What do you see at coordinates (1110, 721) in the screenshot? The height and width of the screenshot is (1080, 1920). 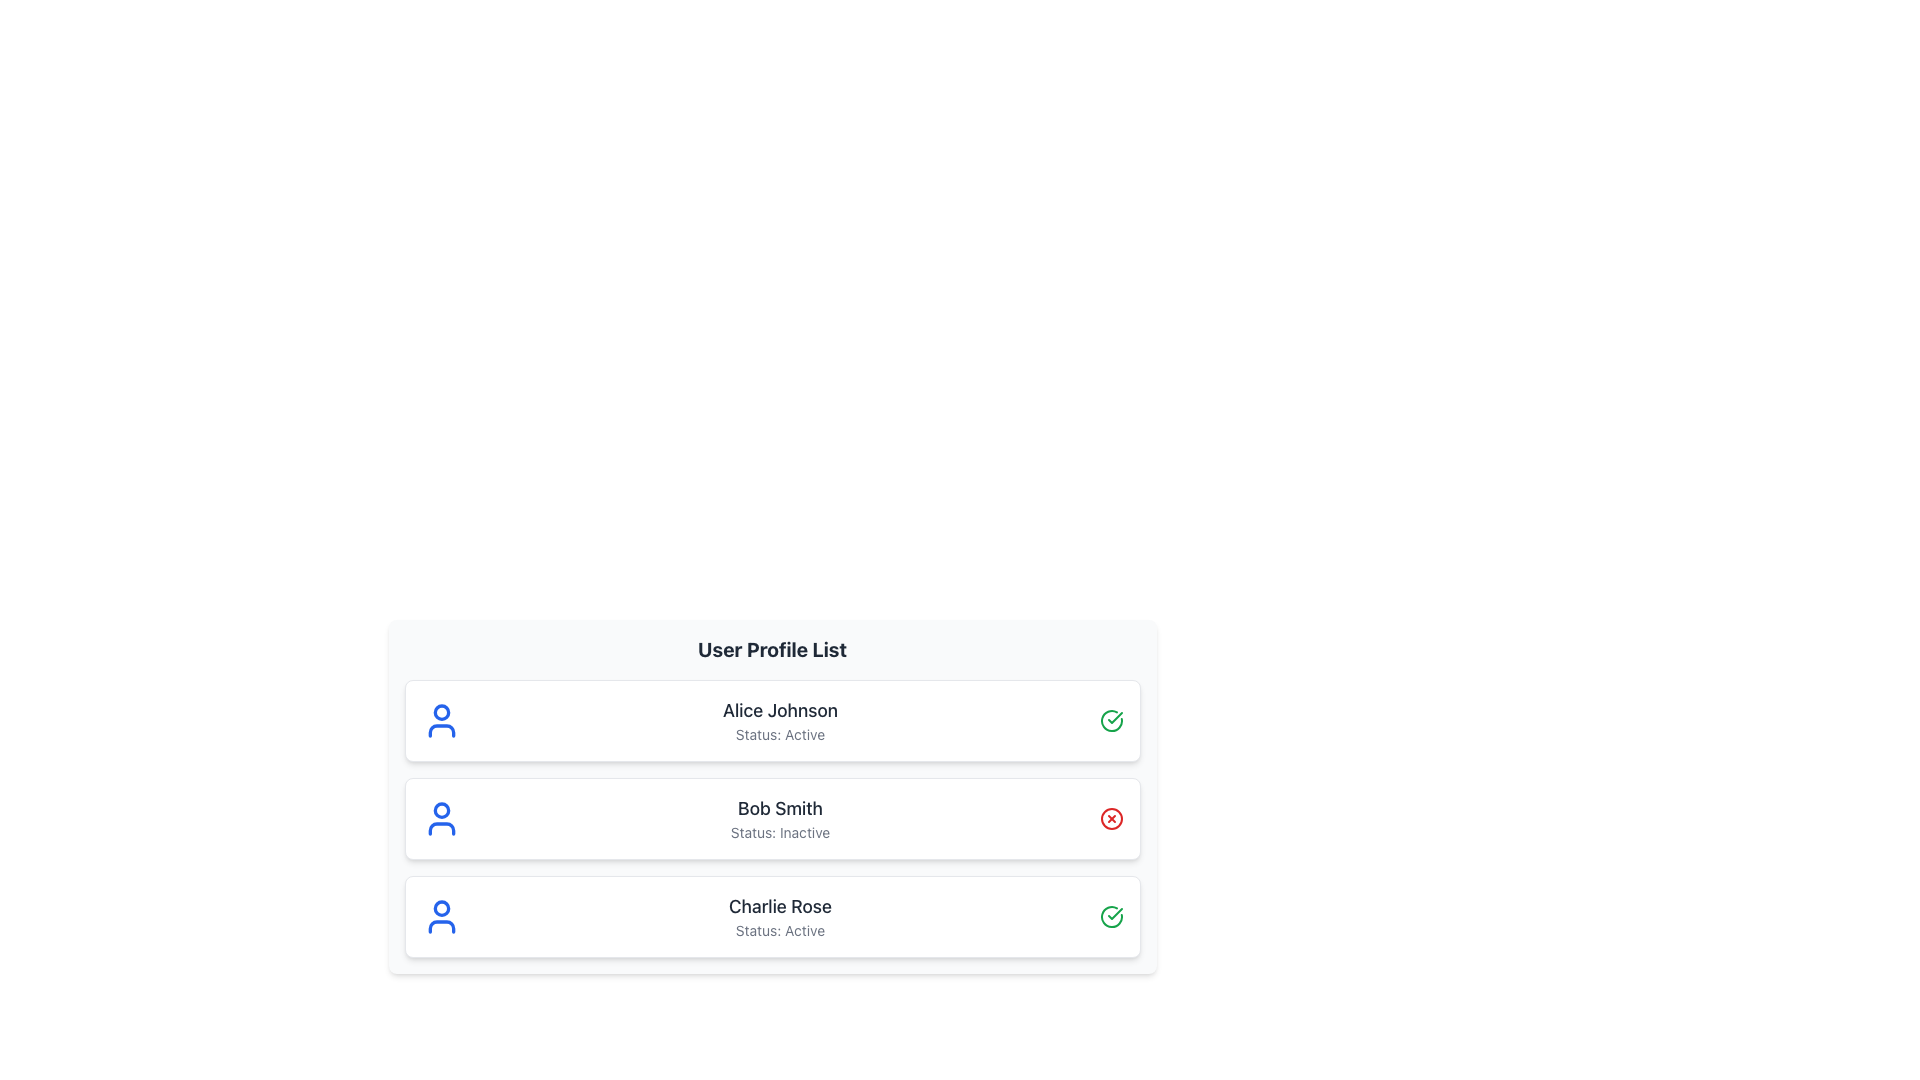 I see `the outer circular portion of the green checkmark icon in the profile section for 'Charlie Rose'` at bounding box center [1110, 721].